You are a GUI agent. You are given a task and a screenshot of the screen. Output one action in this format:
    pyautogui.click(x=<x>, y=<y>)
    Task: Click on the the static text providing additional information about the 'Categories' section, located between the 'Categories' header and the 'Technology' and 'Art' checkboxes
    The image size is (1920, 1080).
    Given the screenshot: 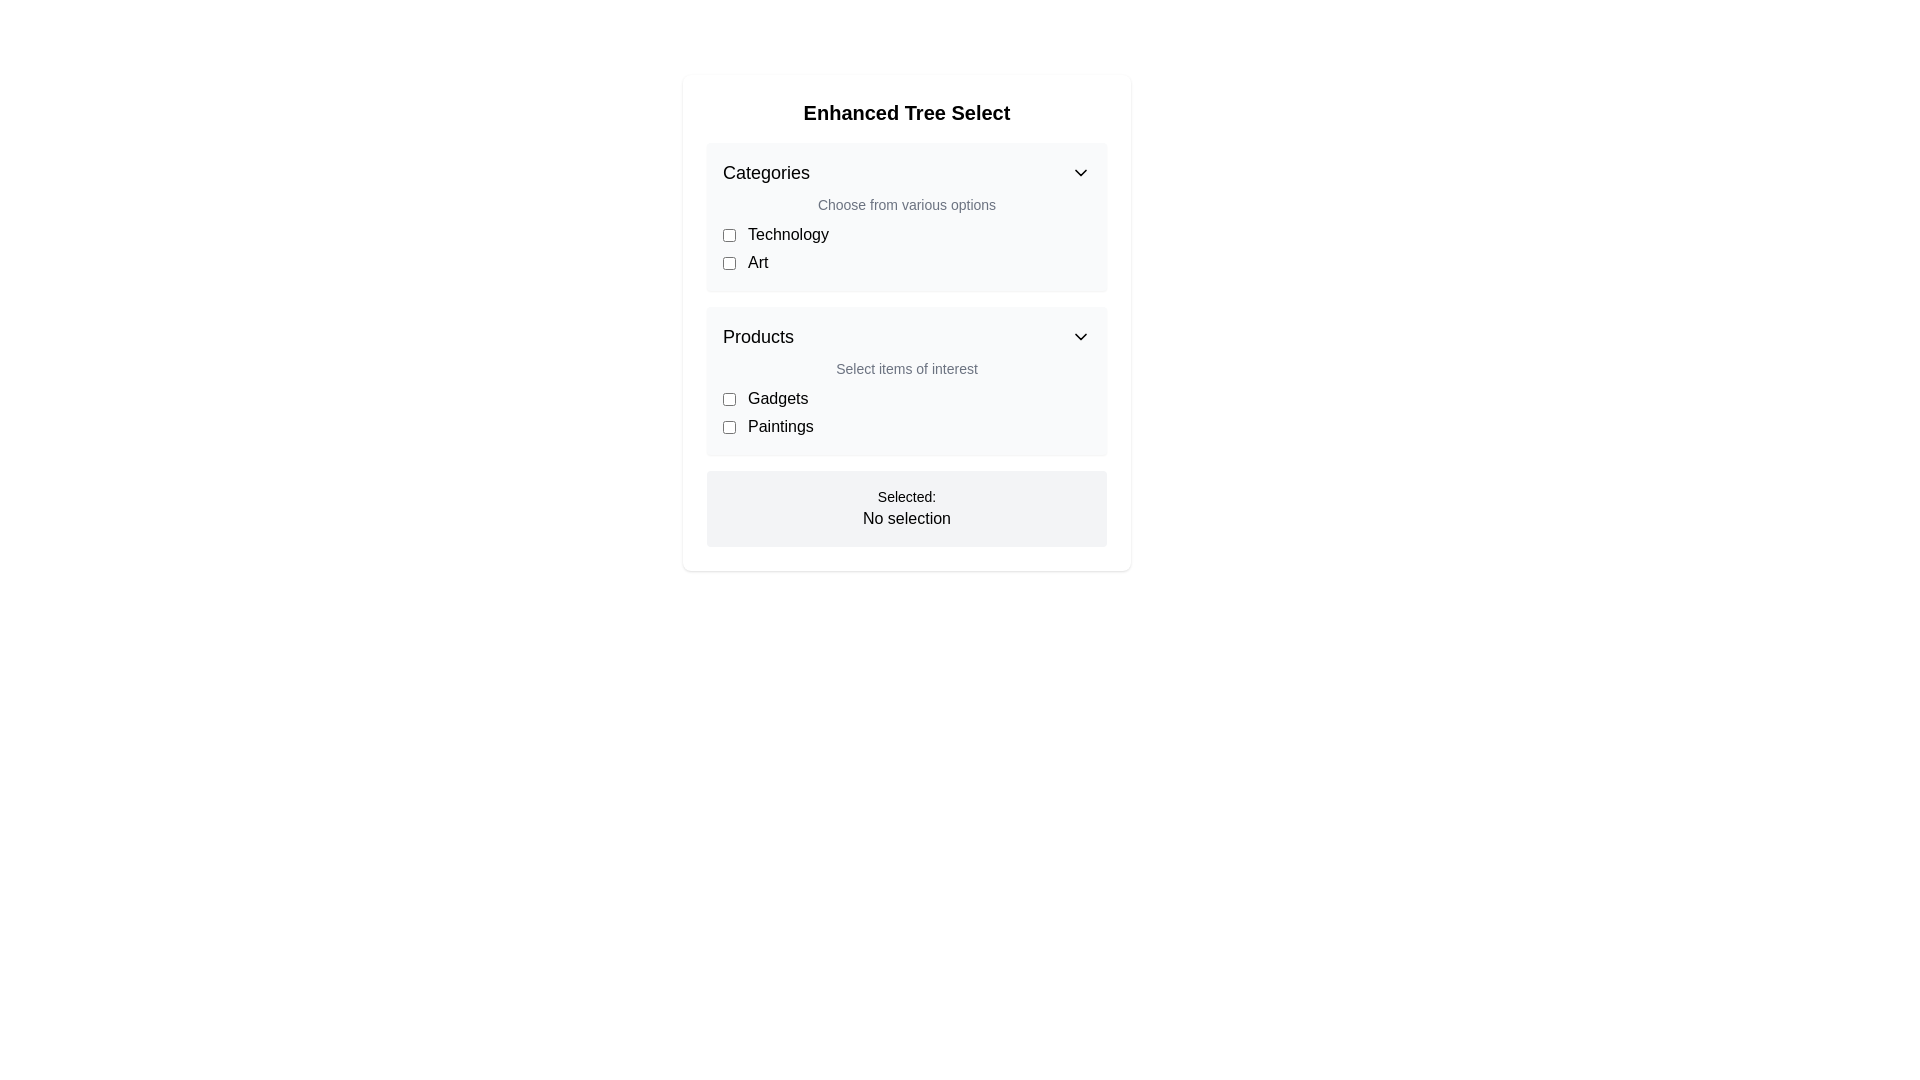 What is the action you would take?
    pyautogui.click(x=906, y=204)
    